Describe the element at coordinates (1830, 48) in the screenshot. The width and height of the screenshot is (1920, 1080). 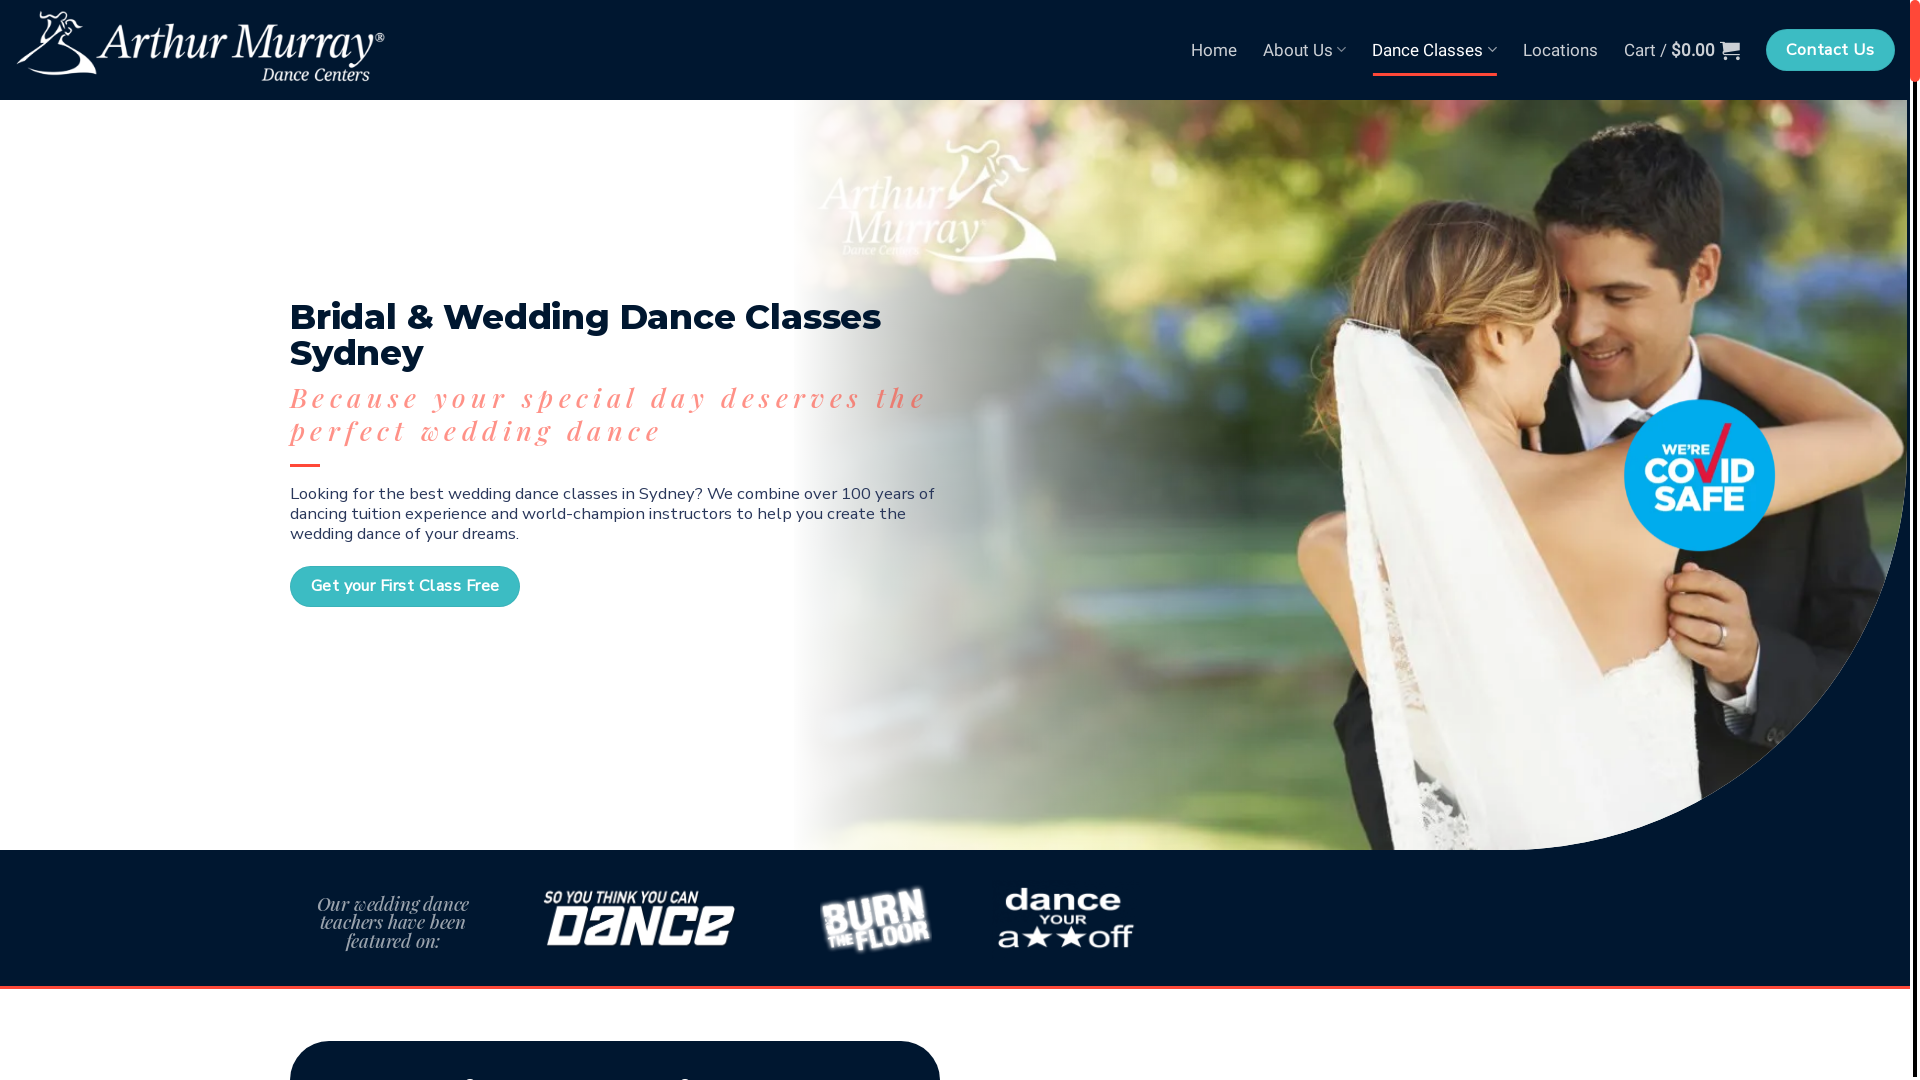
I see `'Contact Us'` at that location.